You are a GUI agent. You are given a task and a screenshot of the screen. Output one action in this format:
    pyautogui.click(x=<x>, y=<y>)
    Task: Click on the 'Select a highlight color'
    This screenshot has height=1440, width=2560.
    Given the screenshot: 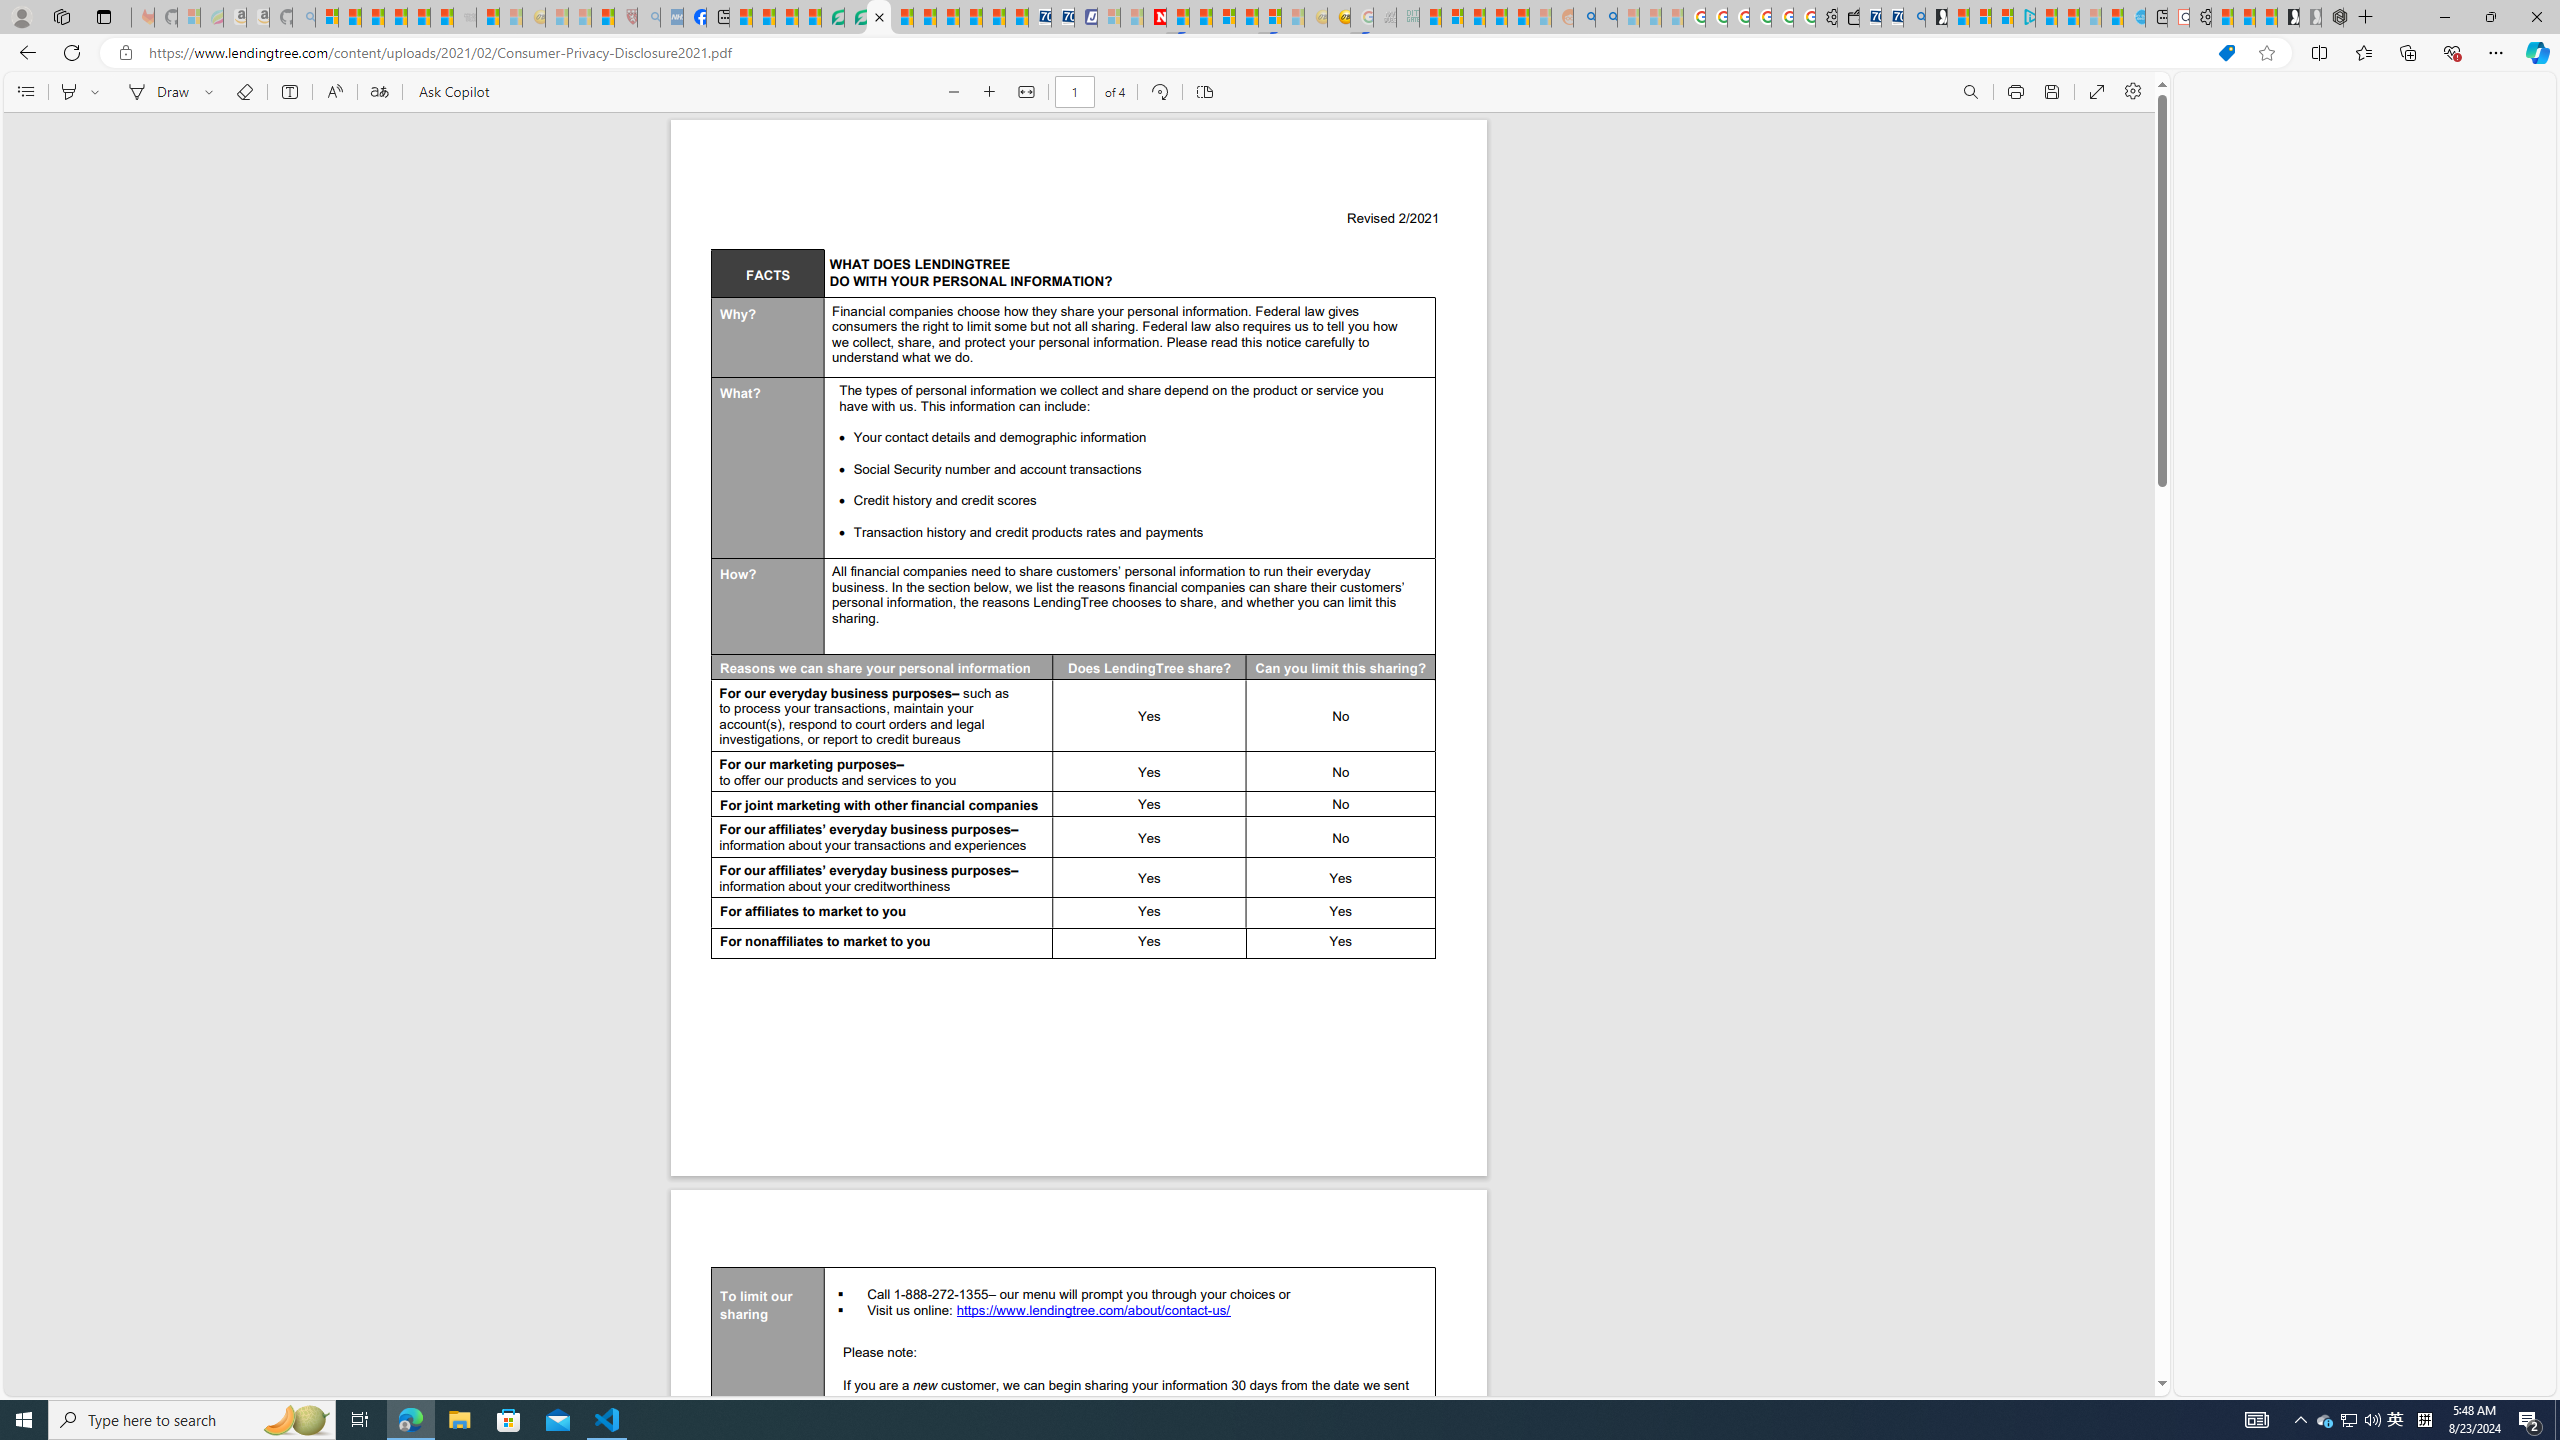 What is the action you would take?
    pyautogui.click(x=97, y=91)
    